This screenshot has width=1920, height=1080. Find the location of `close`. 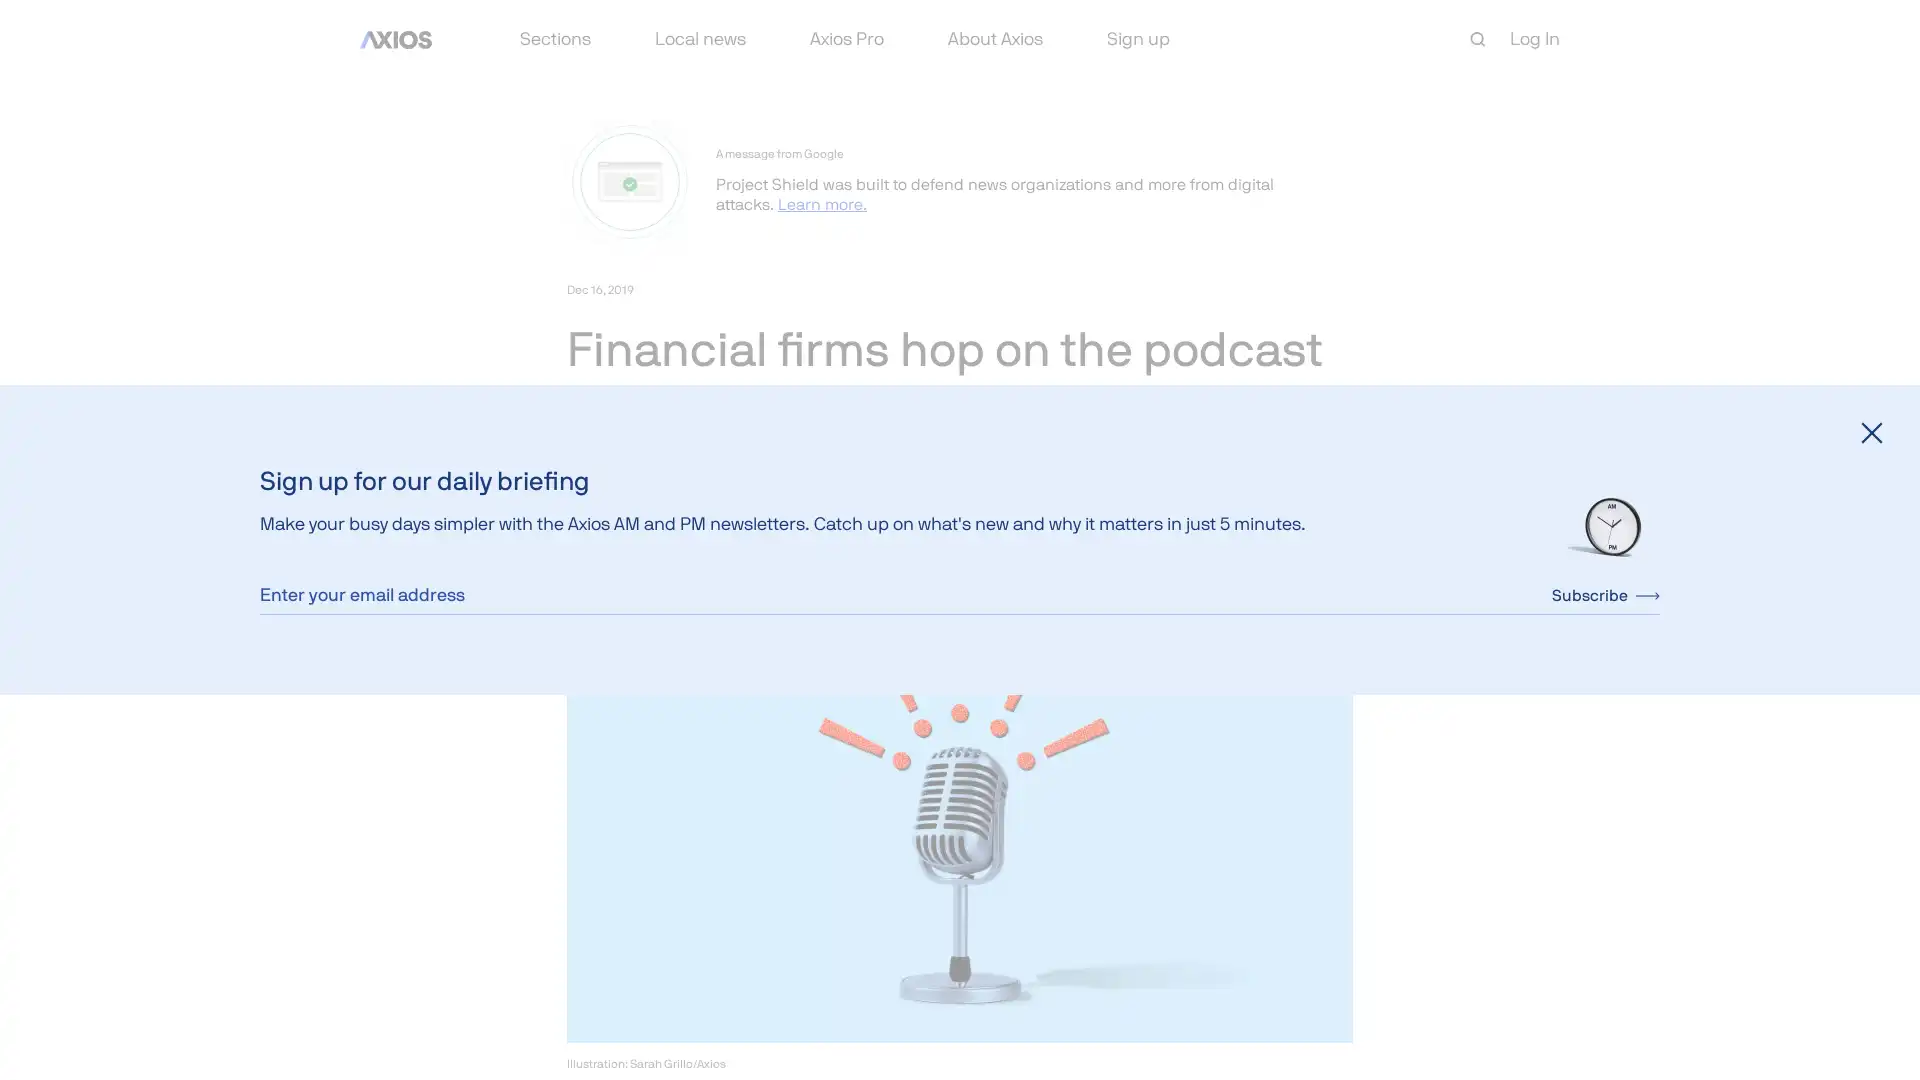

close is located at coordinates (1871, 431).